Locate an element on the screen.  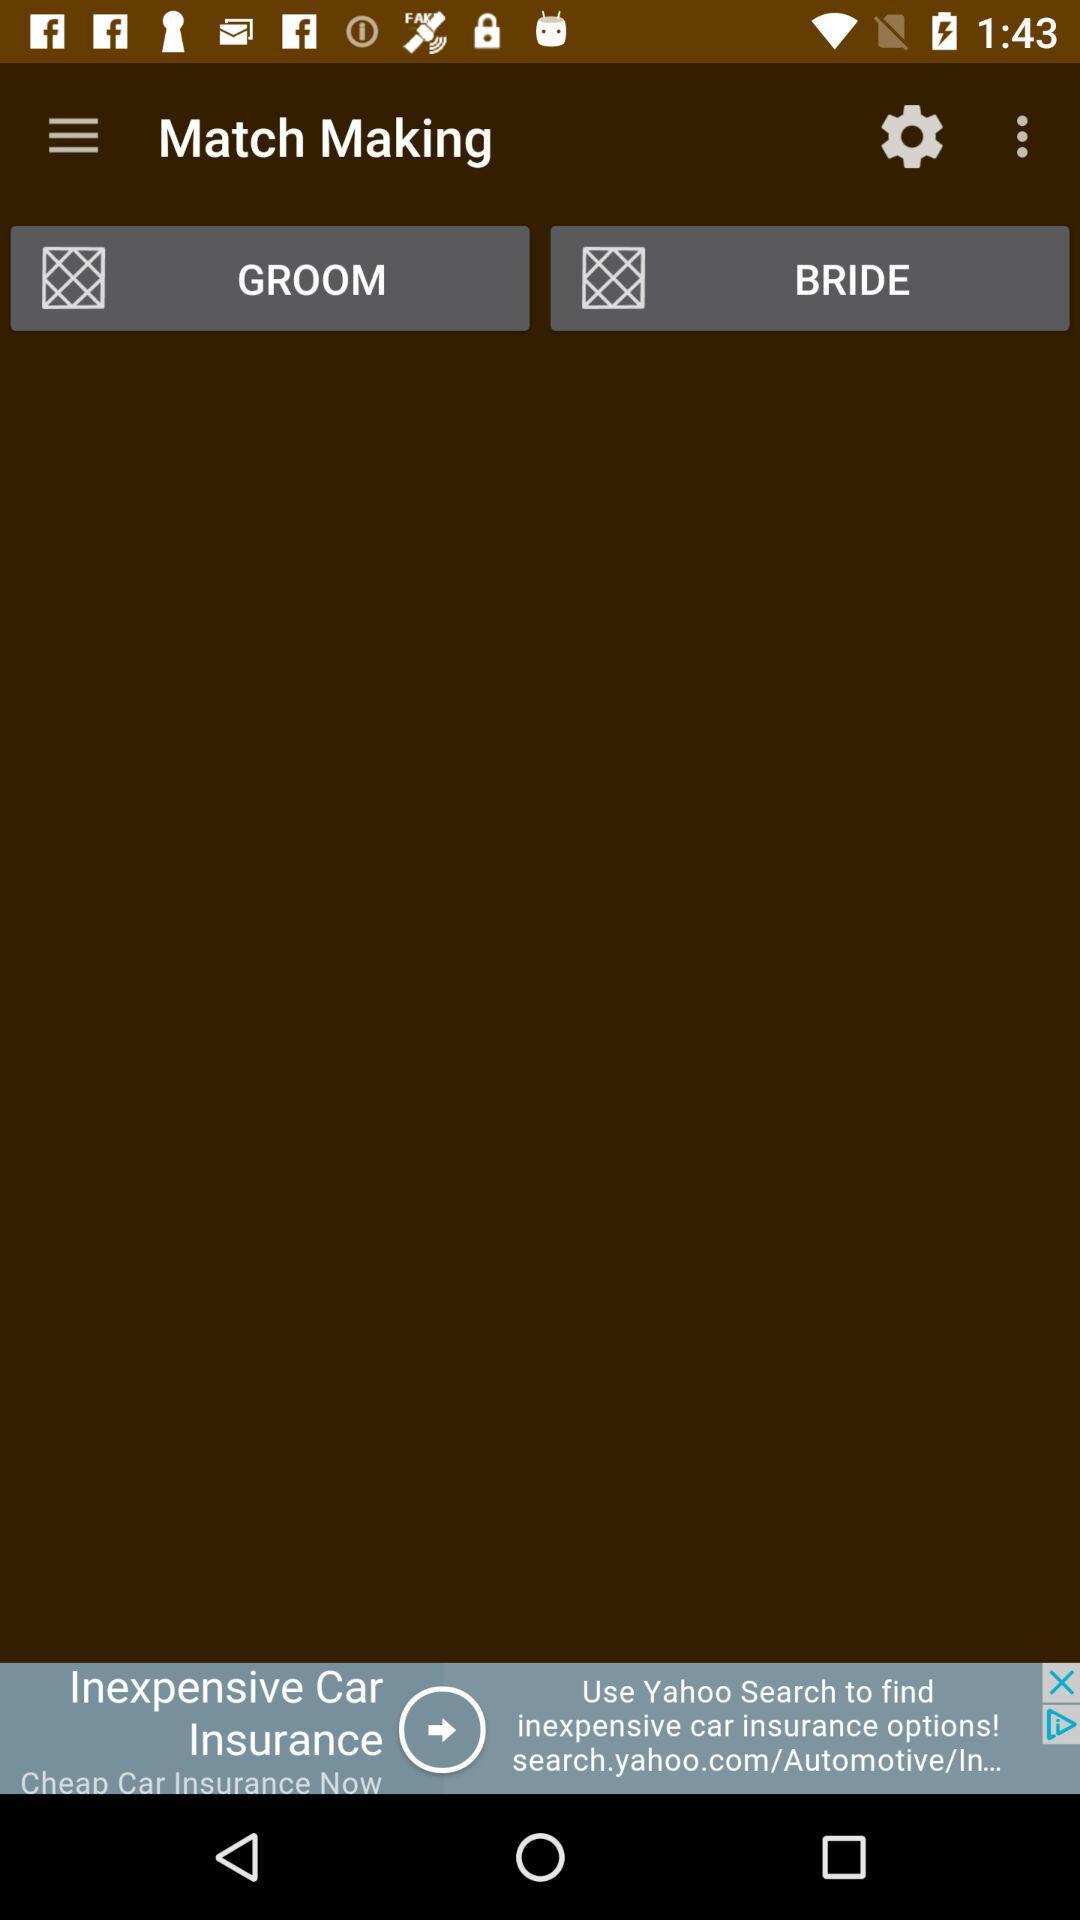
open advertisement is located at coordinates (540, 1727).